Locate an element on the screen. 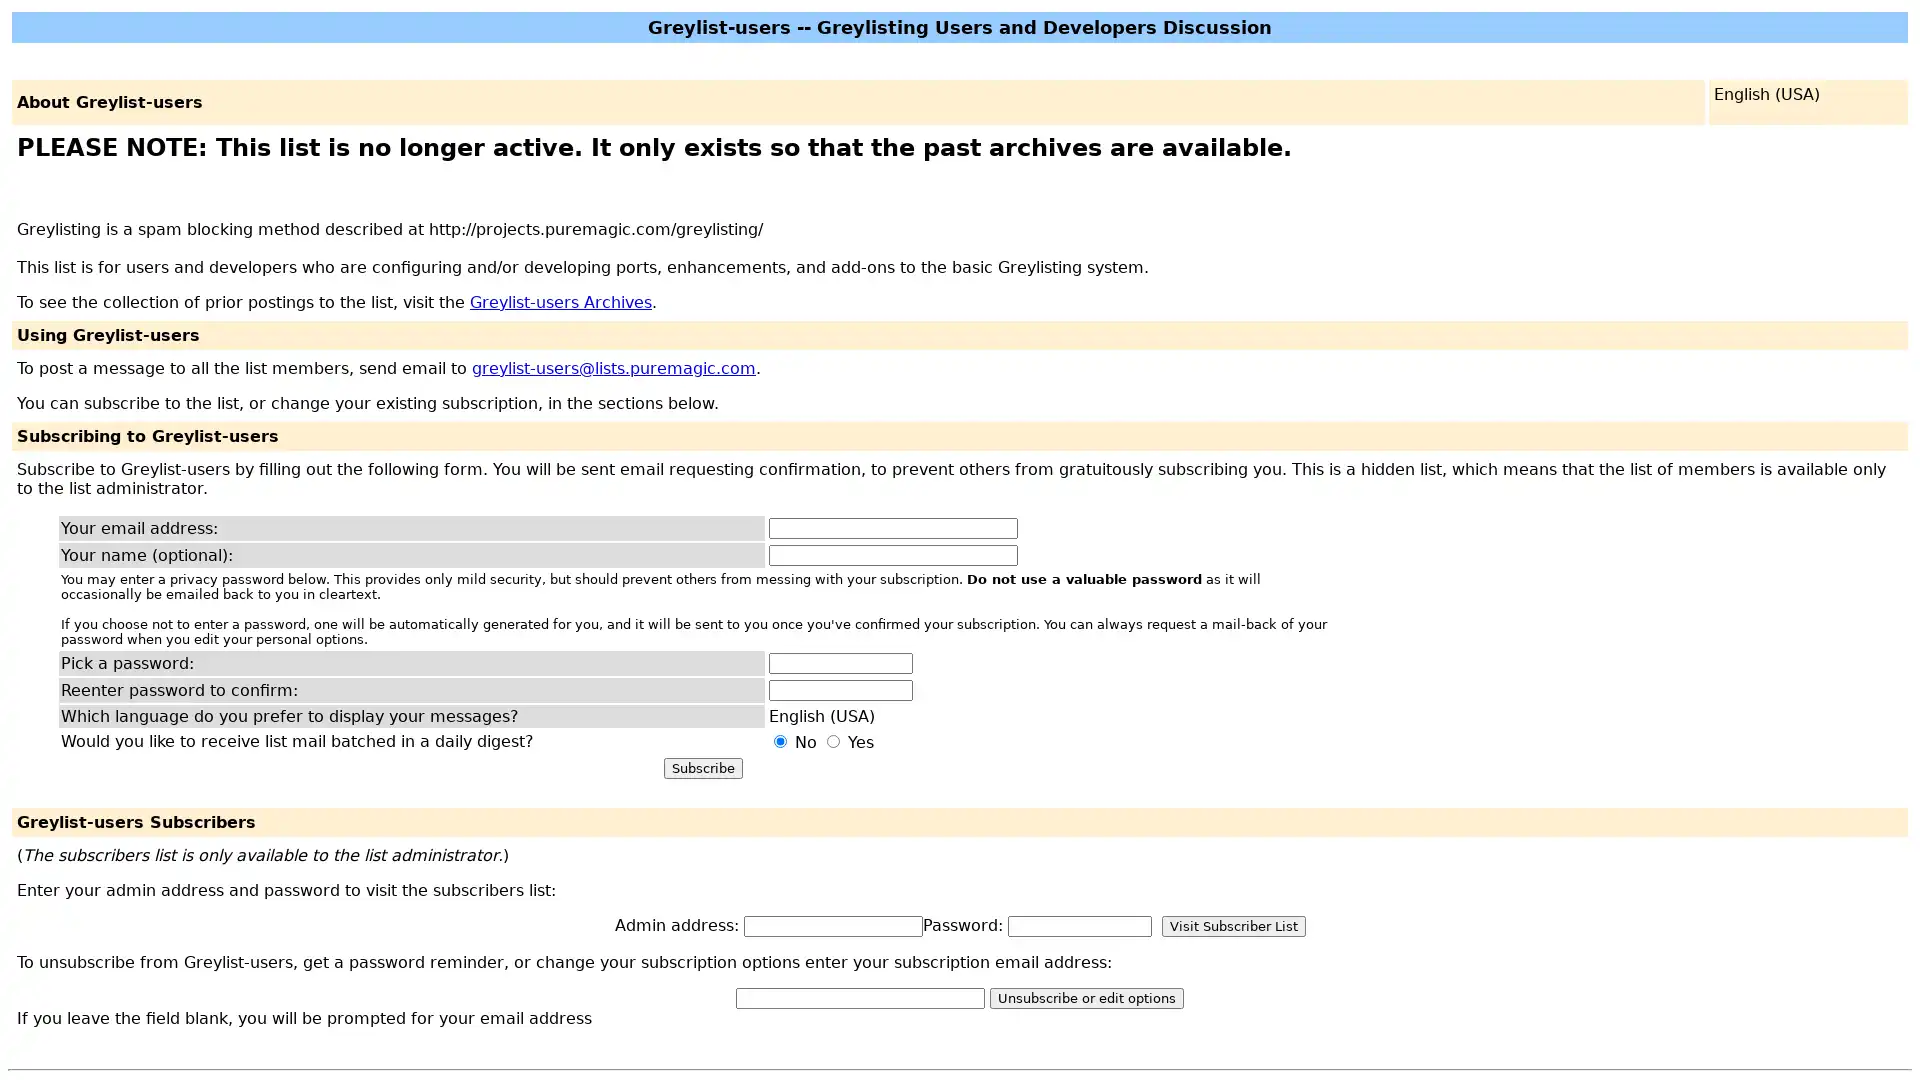 This screenshot has height=1080, width=1920. Visit Subscriber List is located at coordinates (1232, 925).